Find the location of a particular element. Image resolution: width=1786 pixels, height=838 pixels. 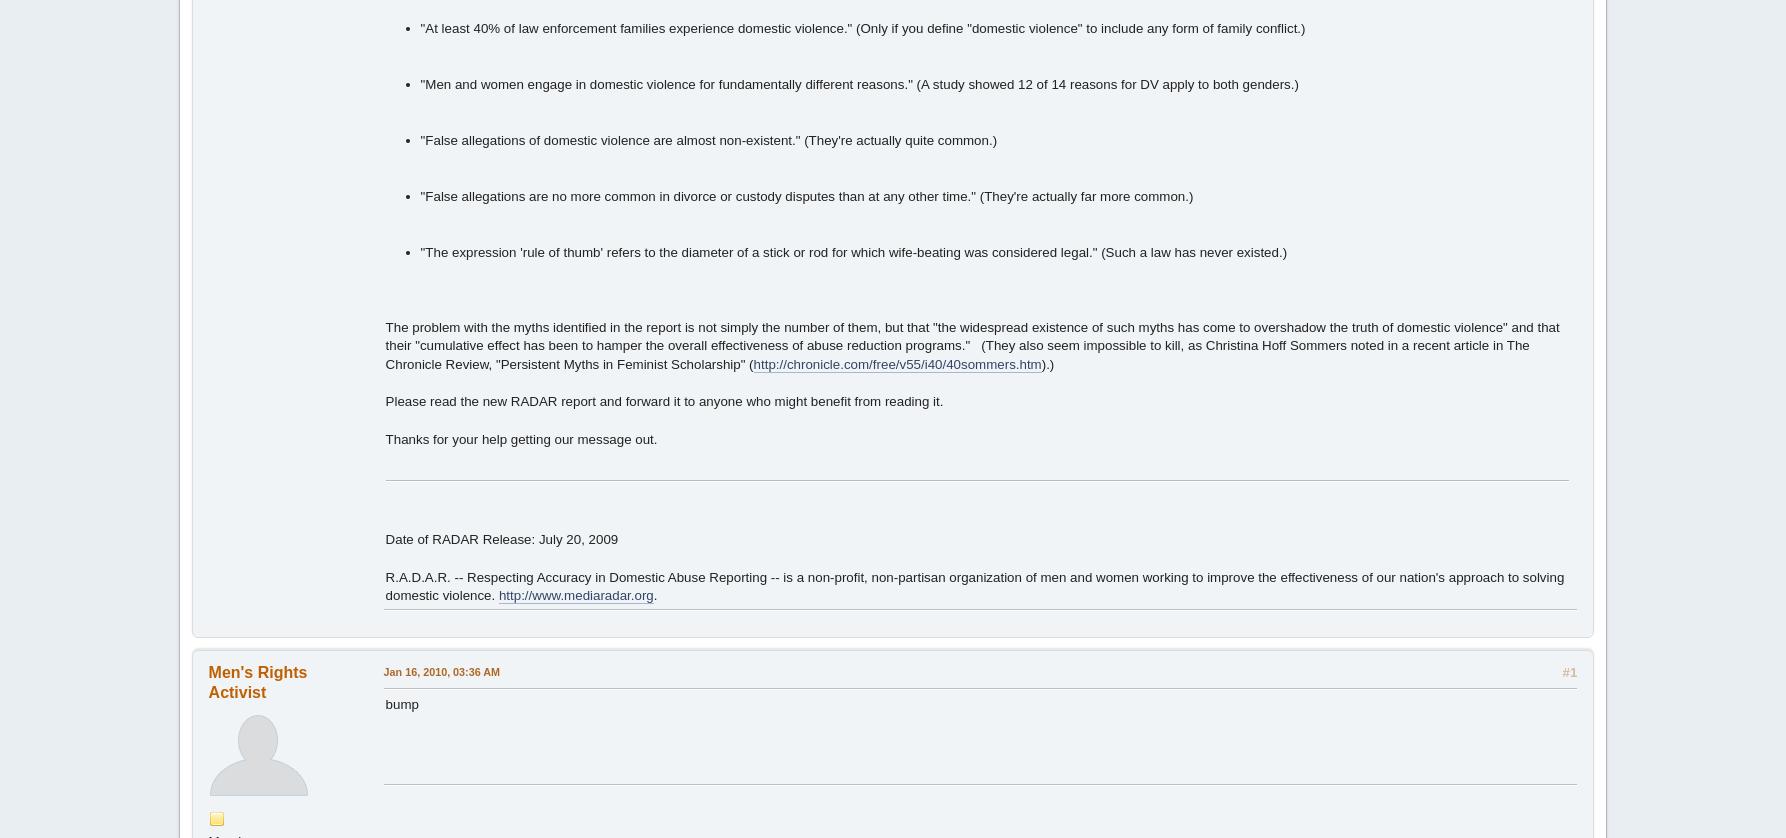

'bump' is located at coordinates (401, 702).